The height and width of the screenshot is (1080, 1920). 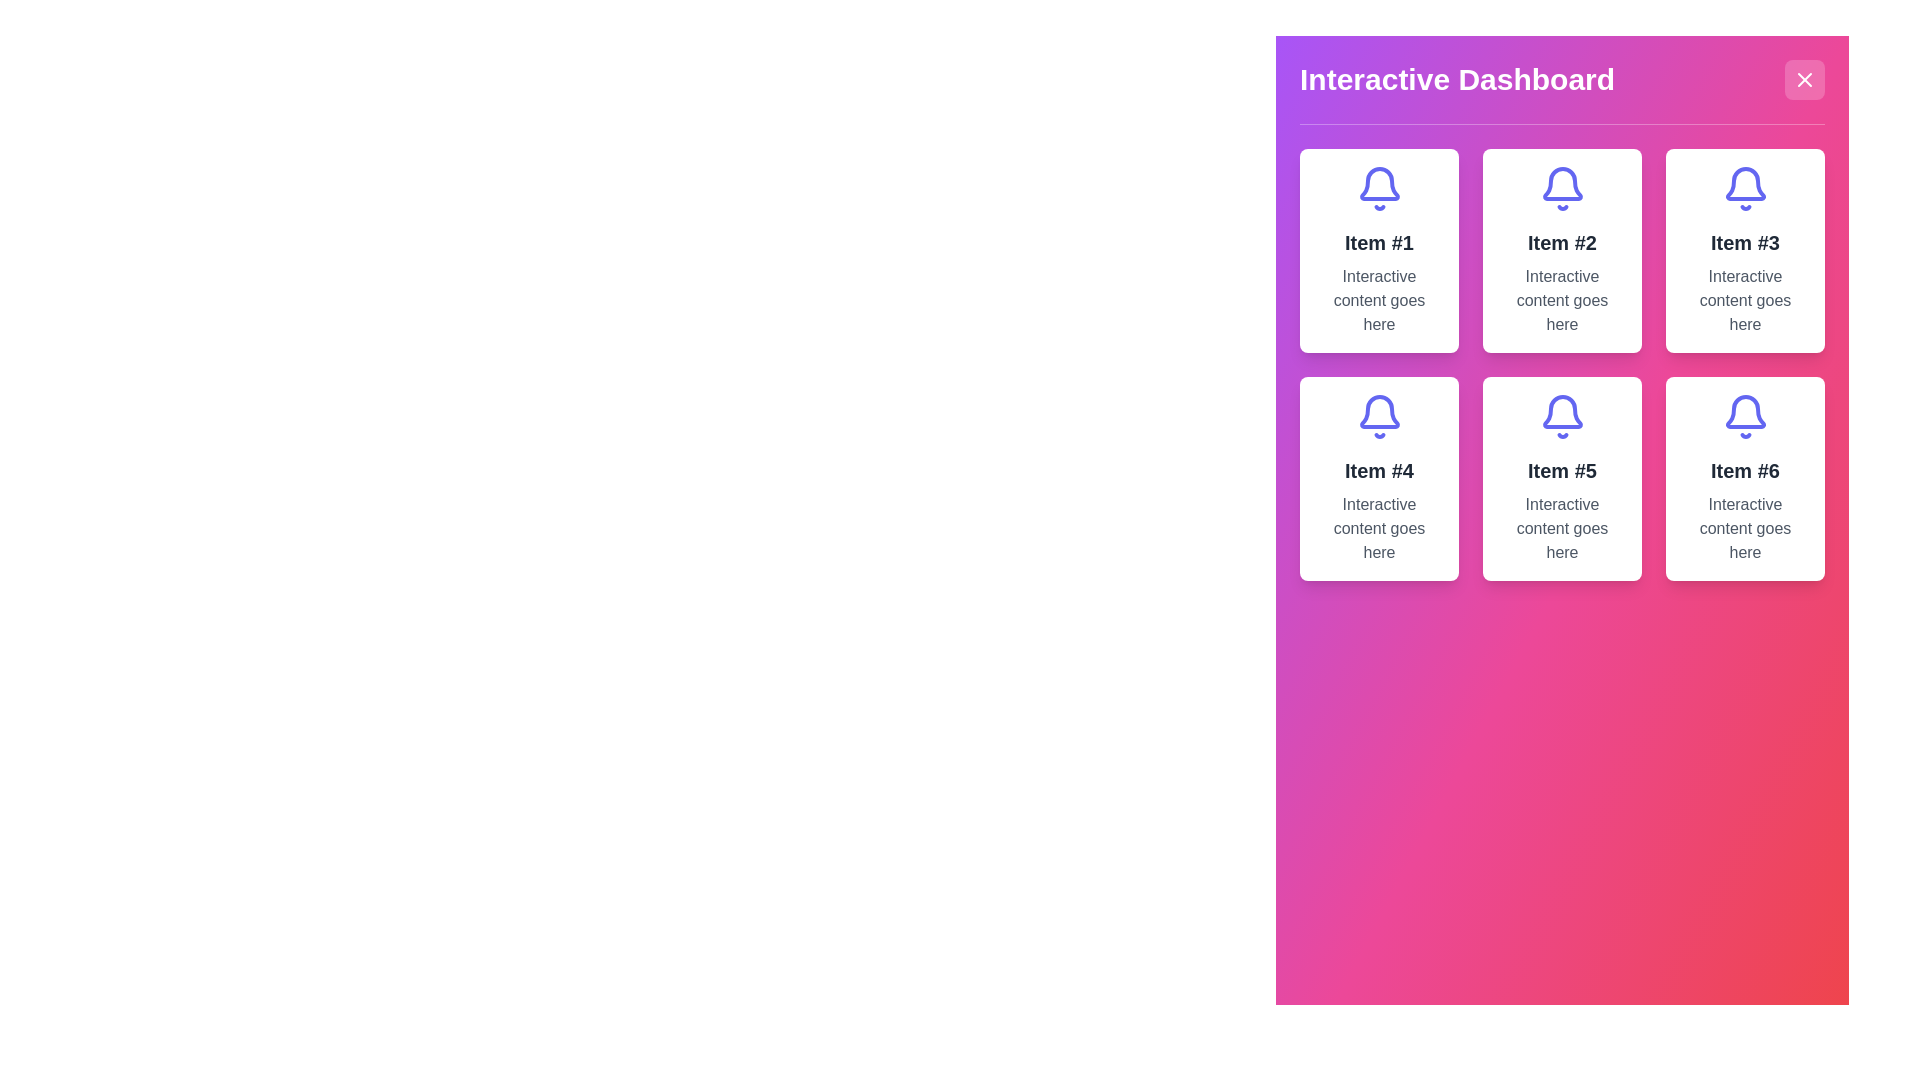 What do you see at coordinates (1378, 300) in the screenshot?
I see `the text block that contains the text 'Interactive content goes here', styled with a gray font color and located within the card labeled 'Item #1', positioned below the title text and the bell icon` at bounding box center [1378, 300].